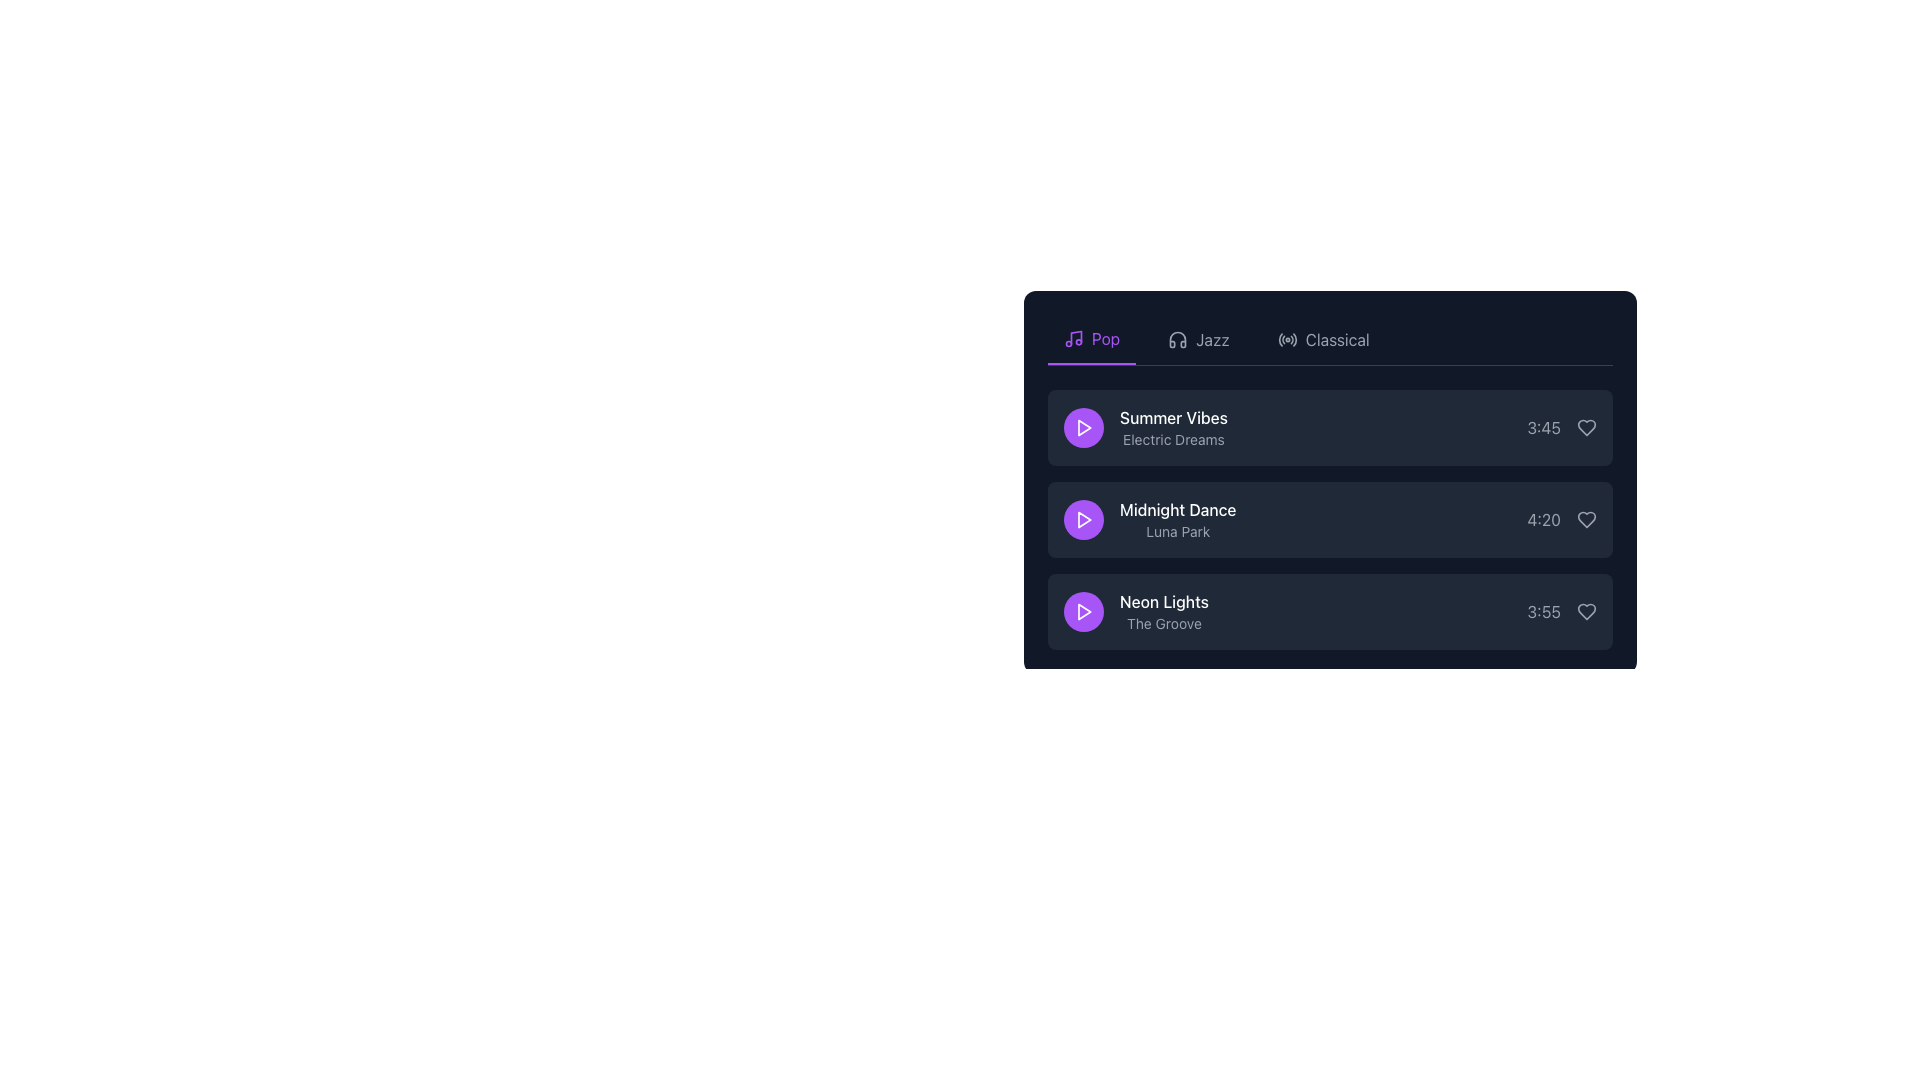 The image size is (1920, 1080). I want to click on the light gray headphone icon located within the 'Jazz' navigation button at the top of the interface, positioned between the 'Pop' and 'Classical' buttons, so click(1178, 338).